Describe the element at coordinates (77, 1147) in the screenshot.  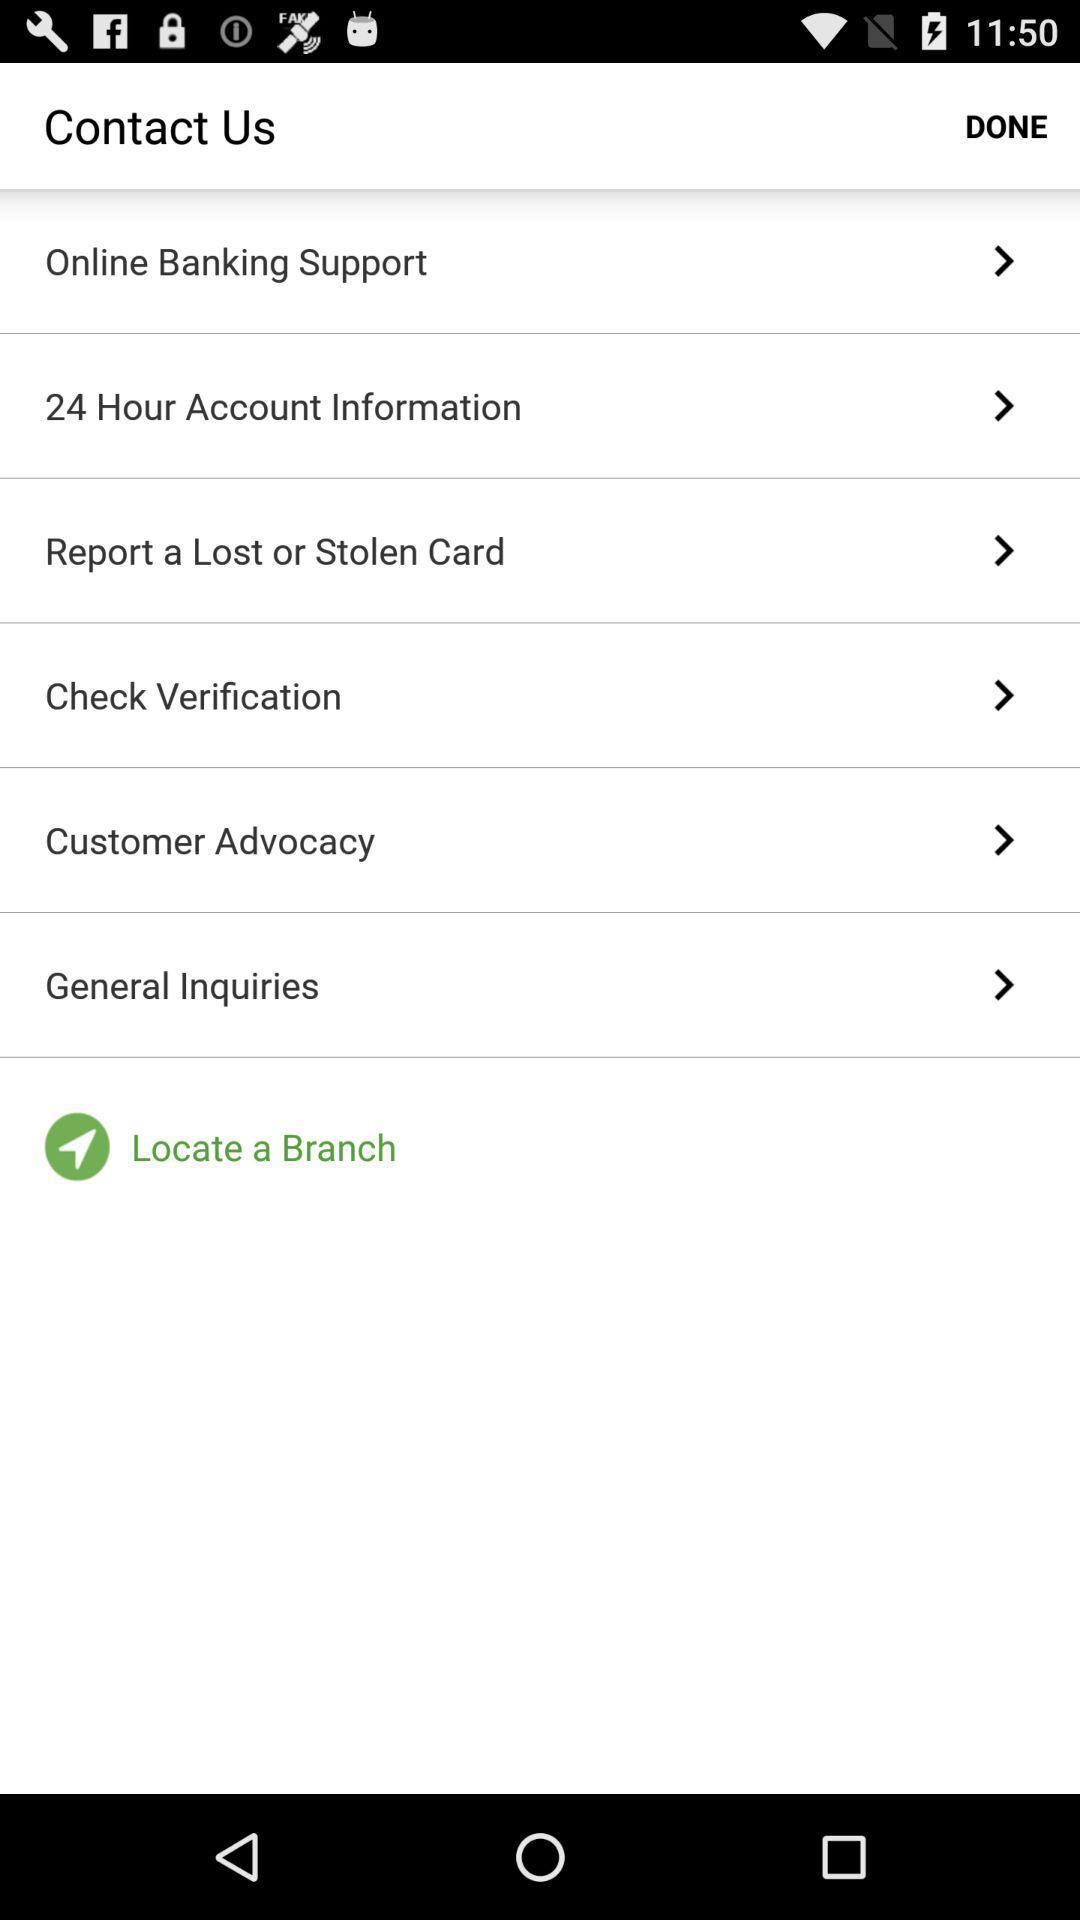
I see `the icon bottom left corner` at that location.